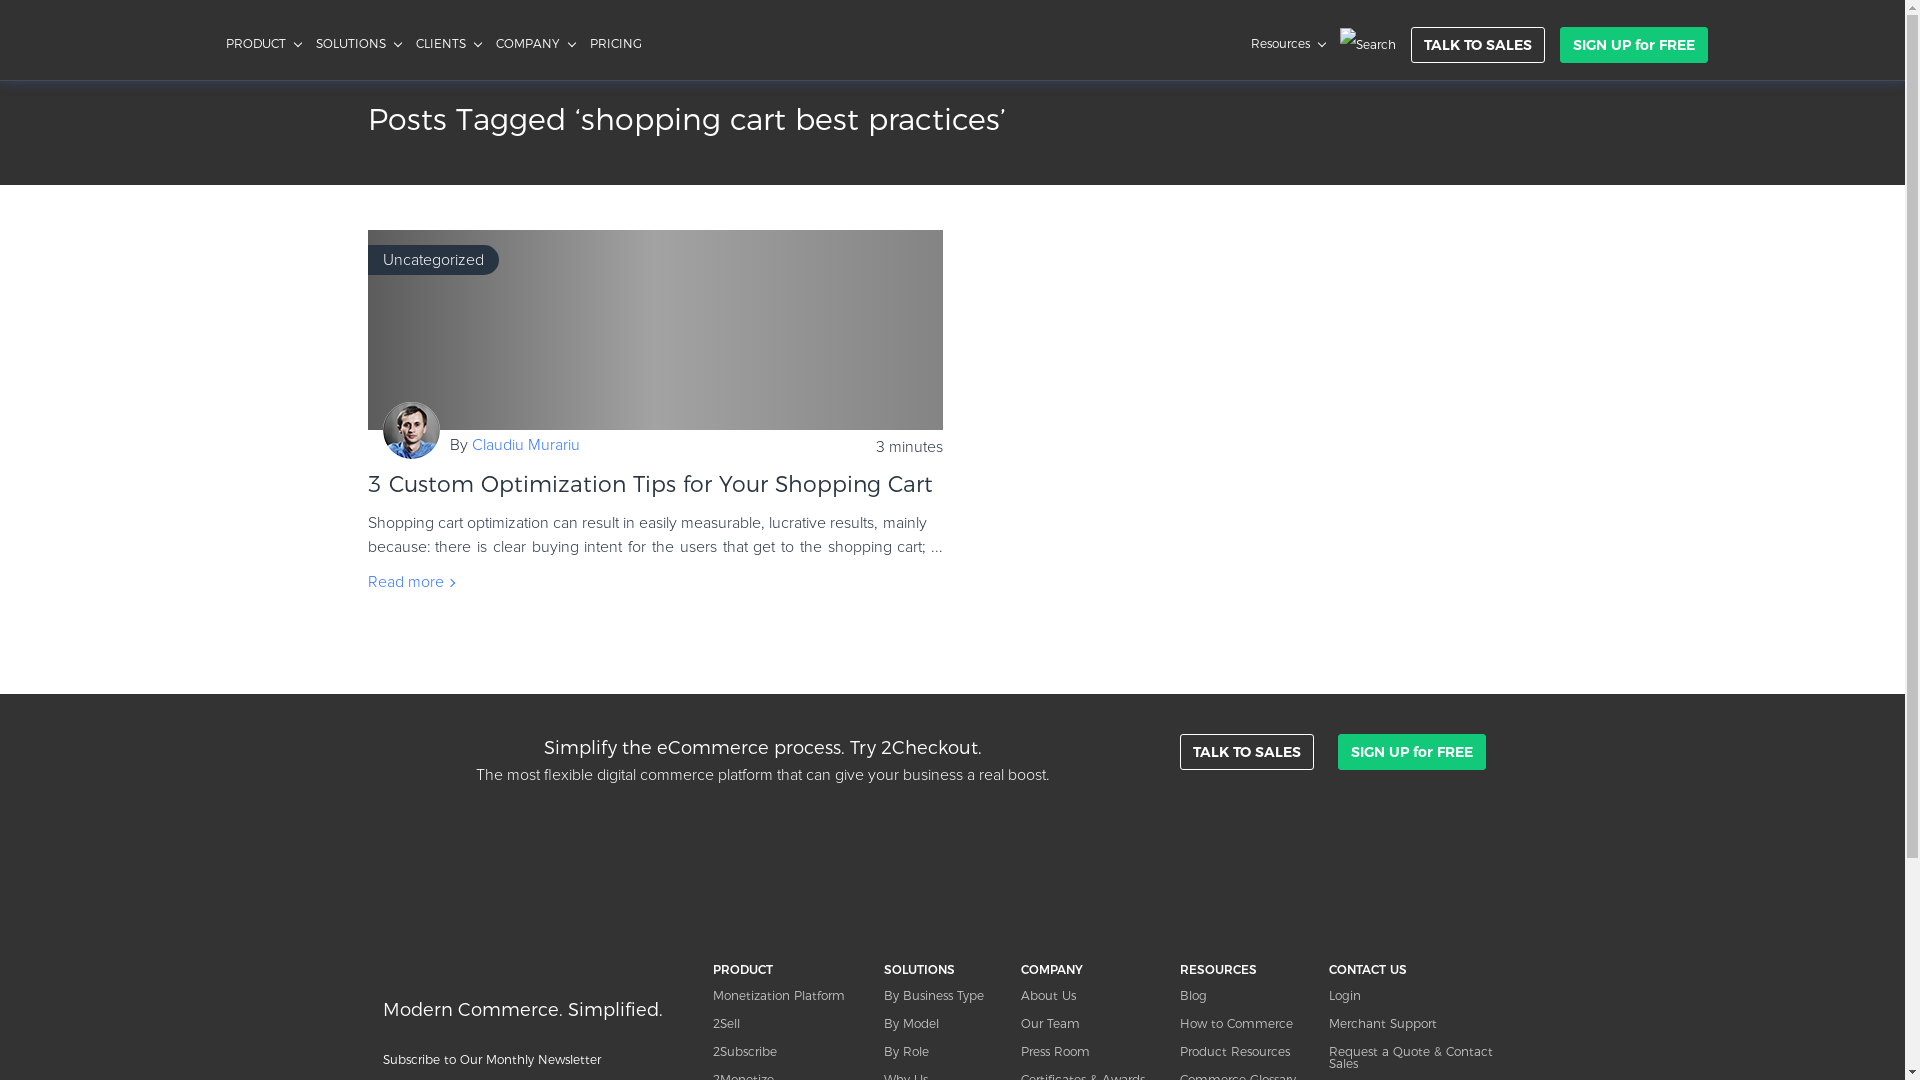  Describe the element at coordinates (786, 968) in the screenshot. I see `'PRODUCT'` at that location.